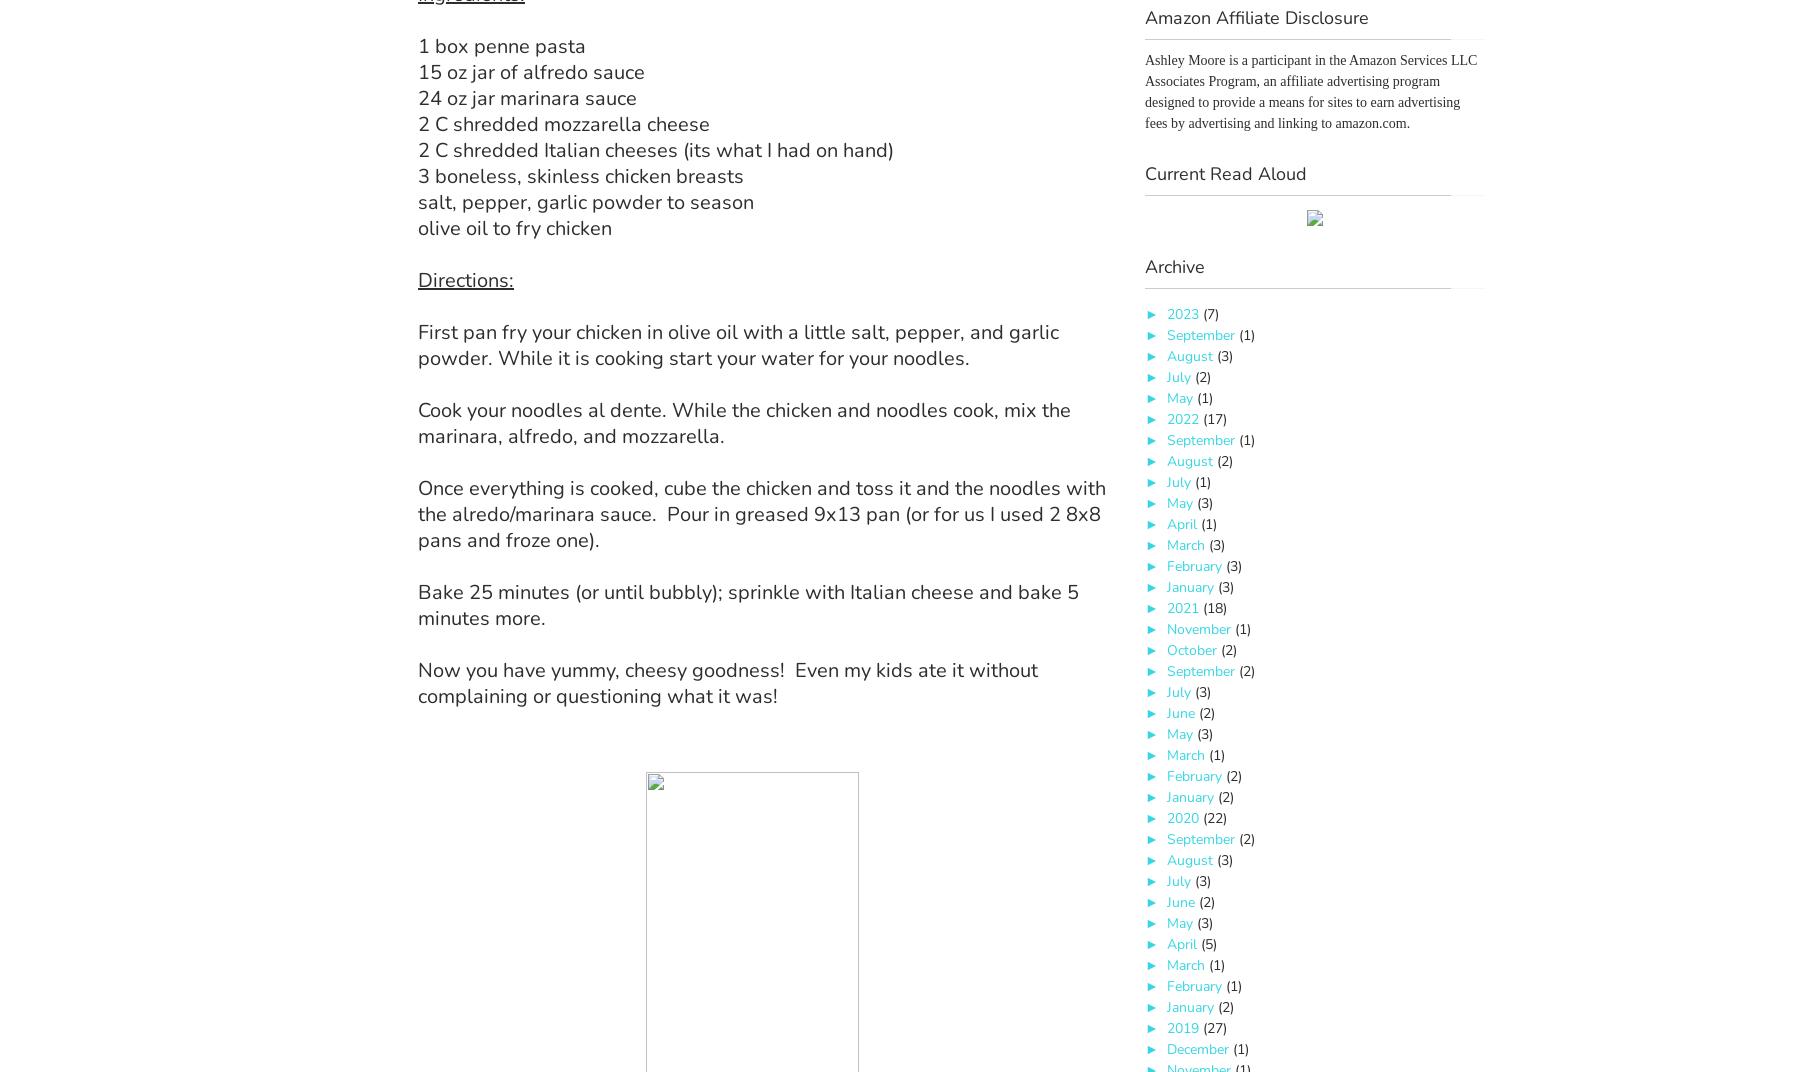 This screenshot has height=1072, width=1800. Describe the element at coordinates (1183, 418) in the screenshot. I see `'2022'` at that location.